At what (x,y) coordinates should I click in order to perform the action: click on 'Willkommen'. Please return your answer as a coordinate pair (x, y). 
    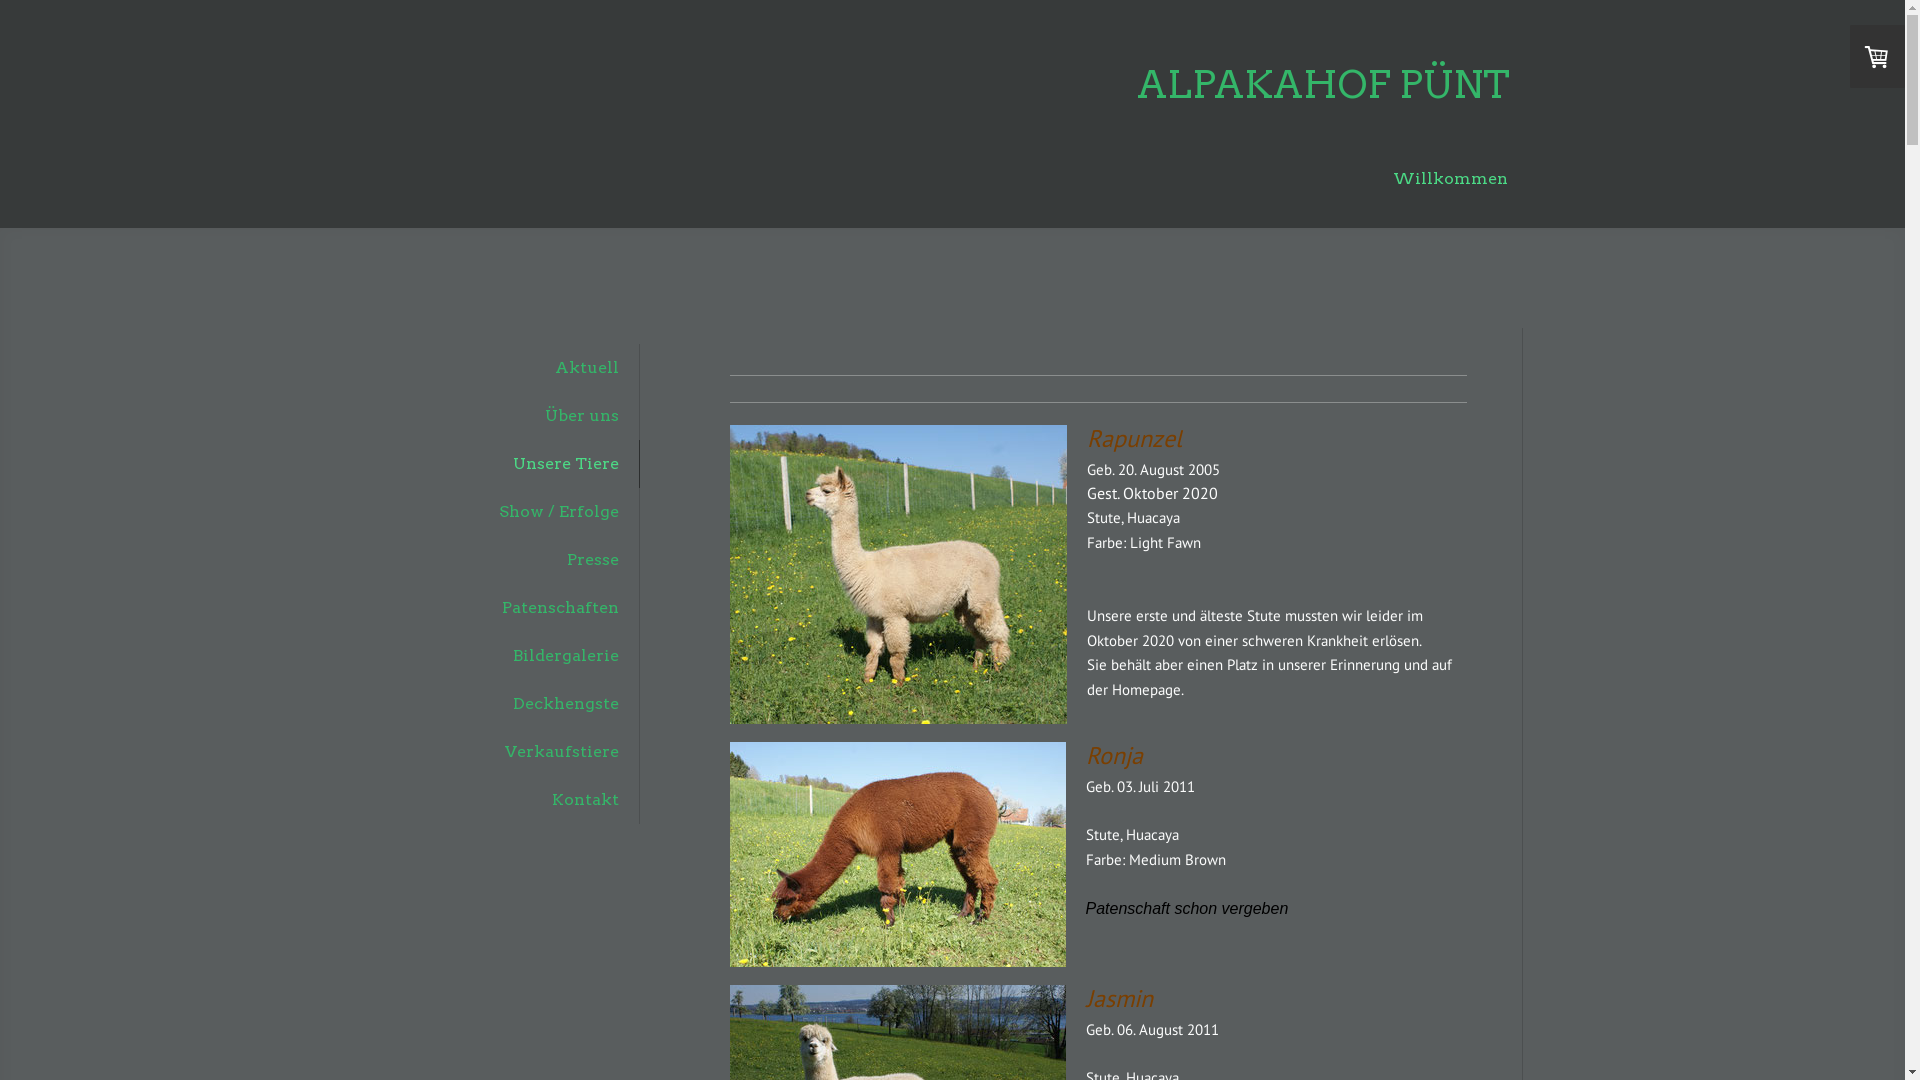
    Looking at the image, I should click on (1450, 180).